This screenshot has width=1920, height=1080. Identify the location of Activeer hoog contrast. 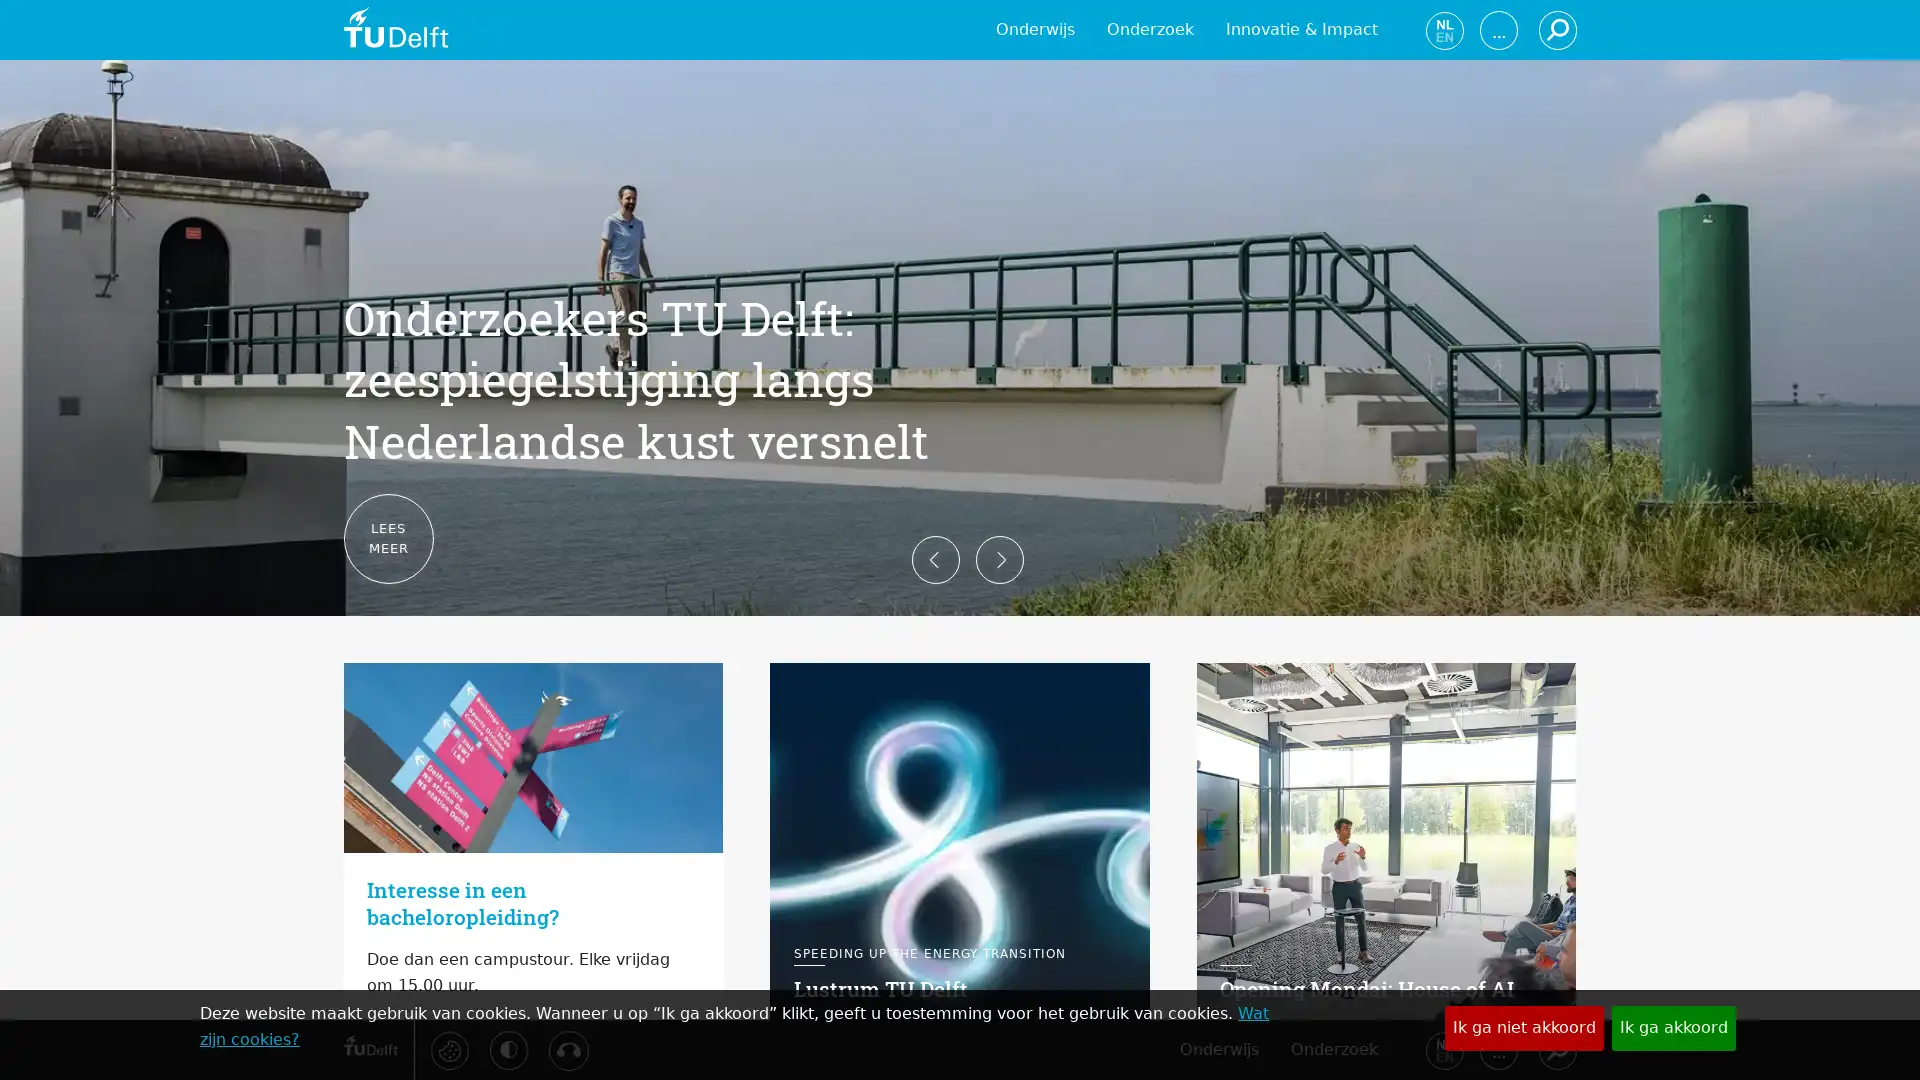
(508, 1048).